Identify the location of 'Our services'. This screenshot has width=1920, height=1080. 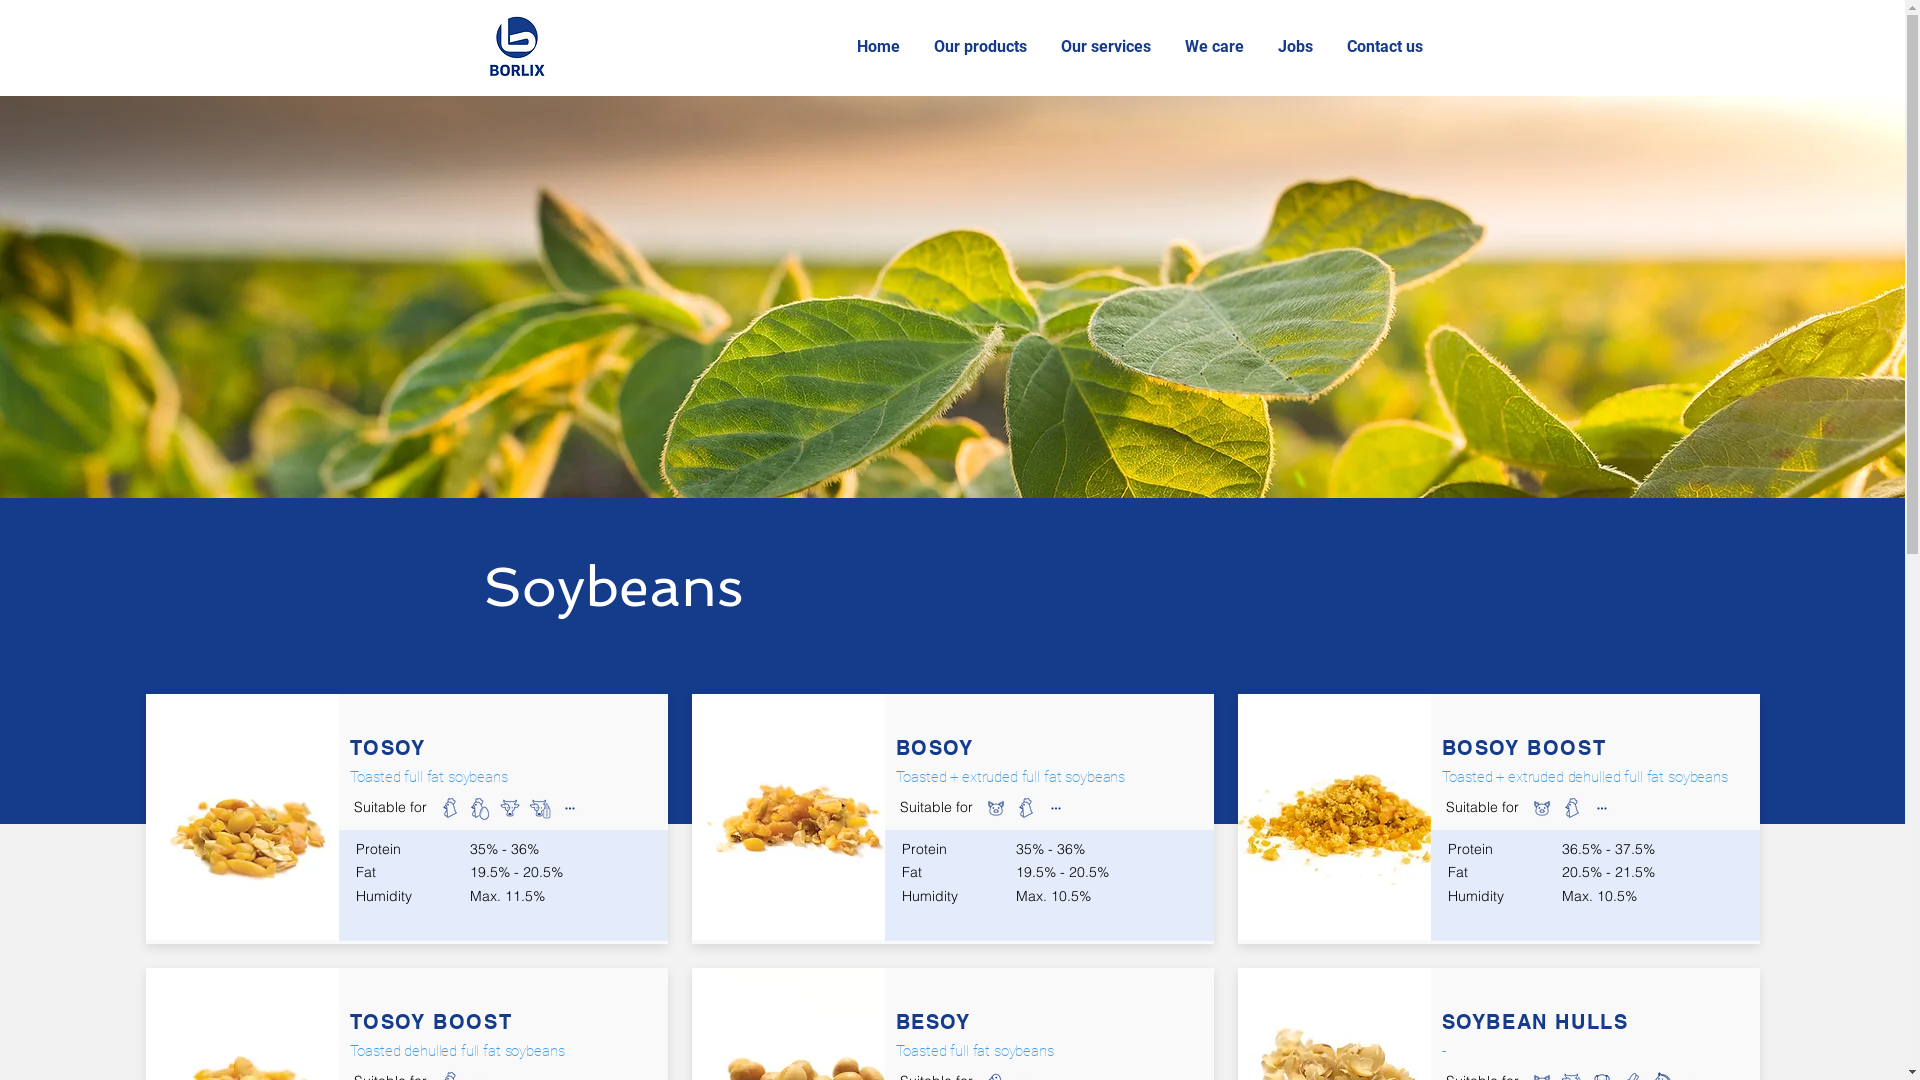
(1107, 45).